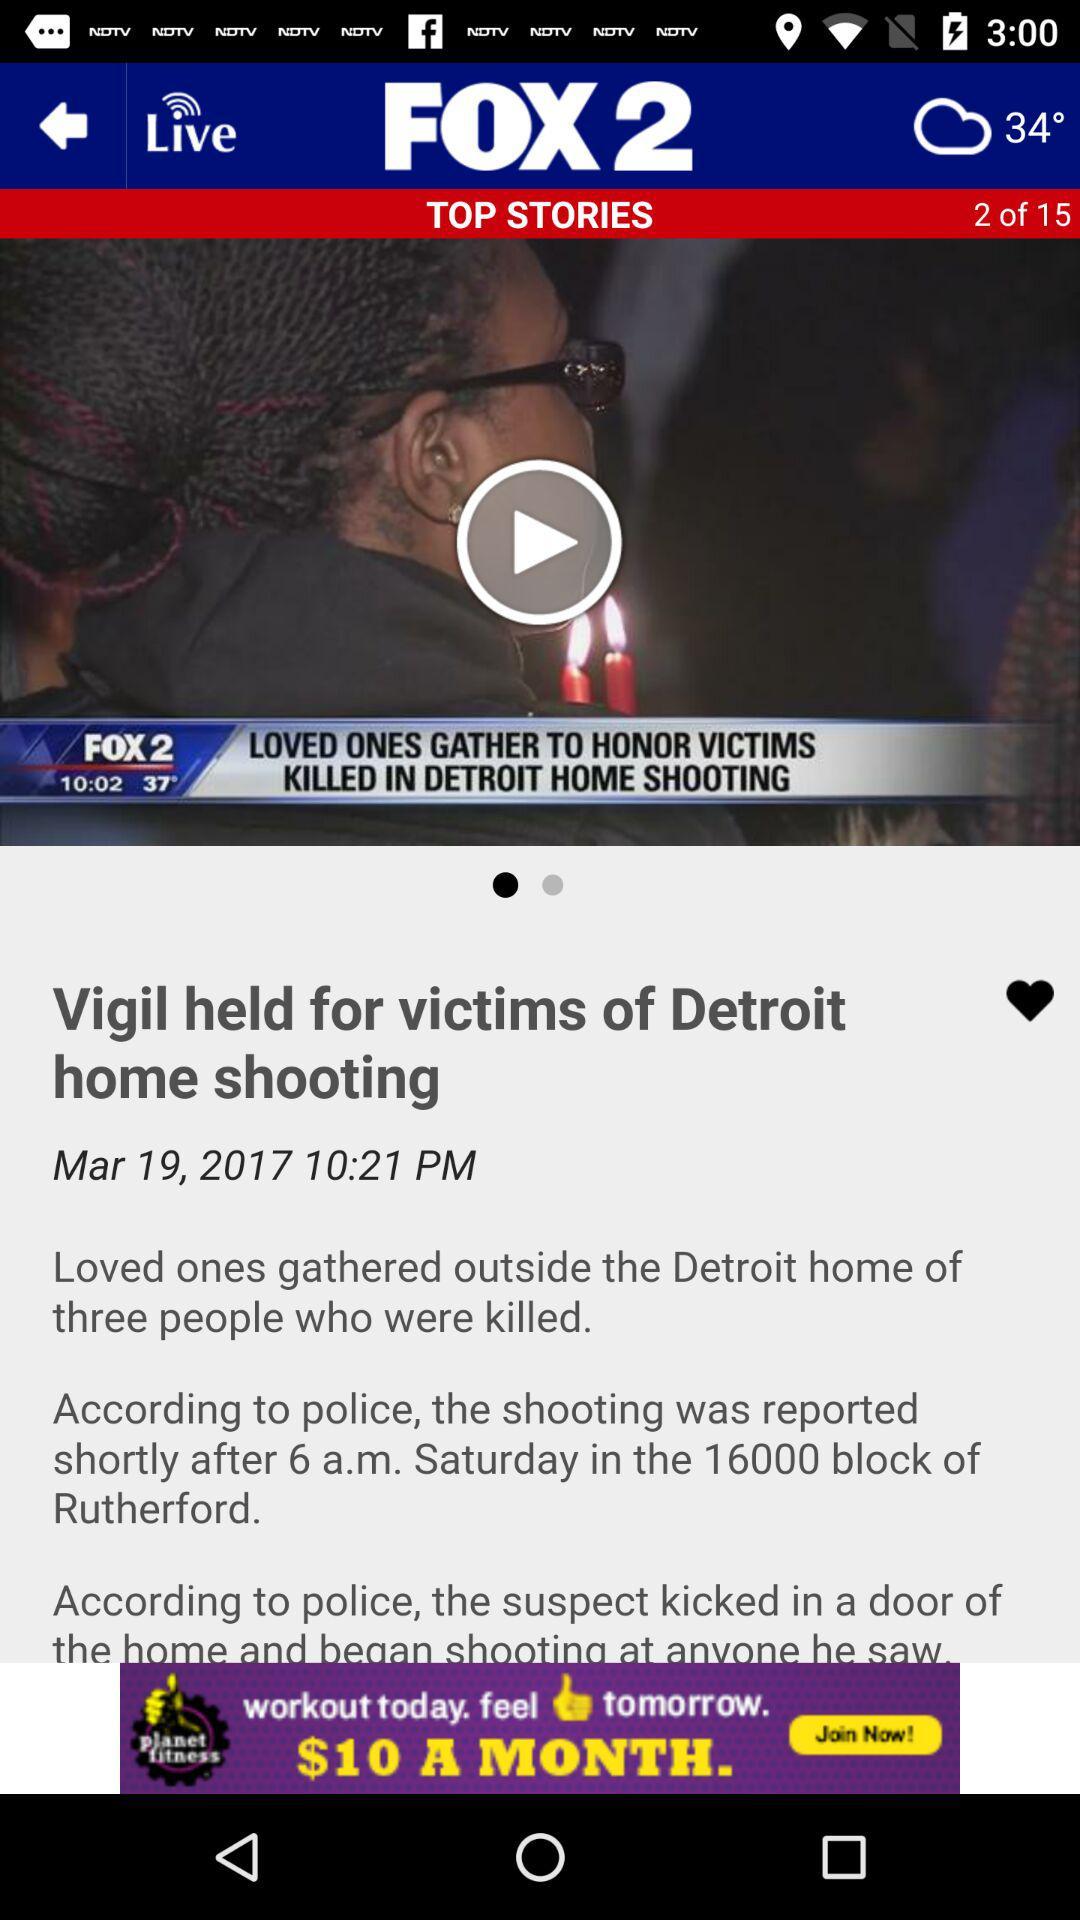  I want to click on the arrow_backward icon, so click(61, 124).